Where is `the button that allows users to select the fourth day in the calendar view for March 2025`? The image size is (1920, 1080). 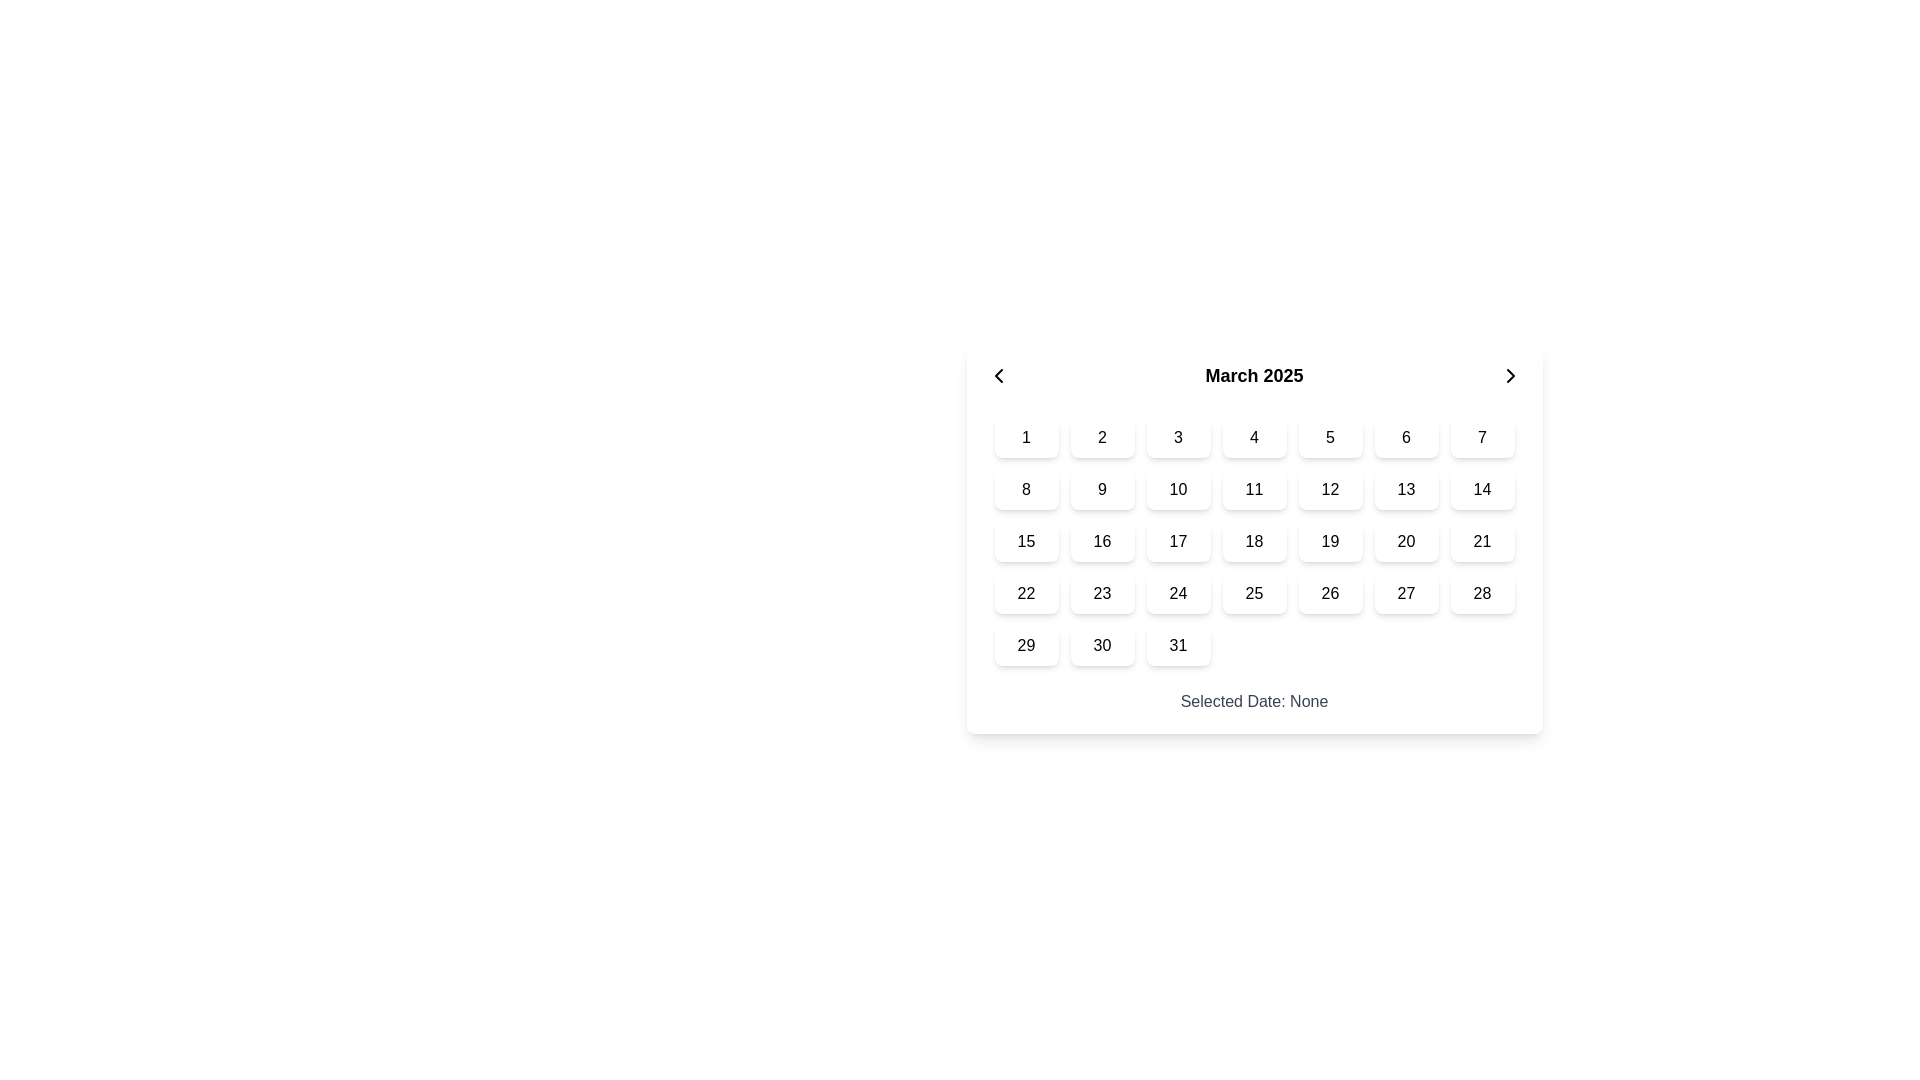 the button that allows users to select the fourth day in the calendar view for March 2025 is located at coordinates (1253, 437).